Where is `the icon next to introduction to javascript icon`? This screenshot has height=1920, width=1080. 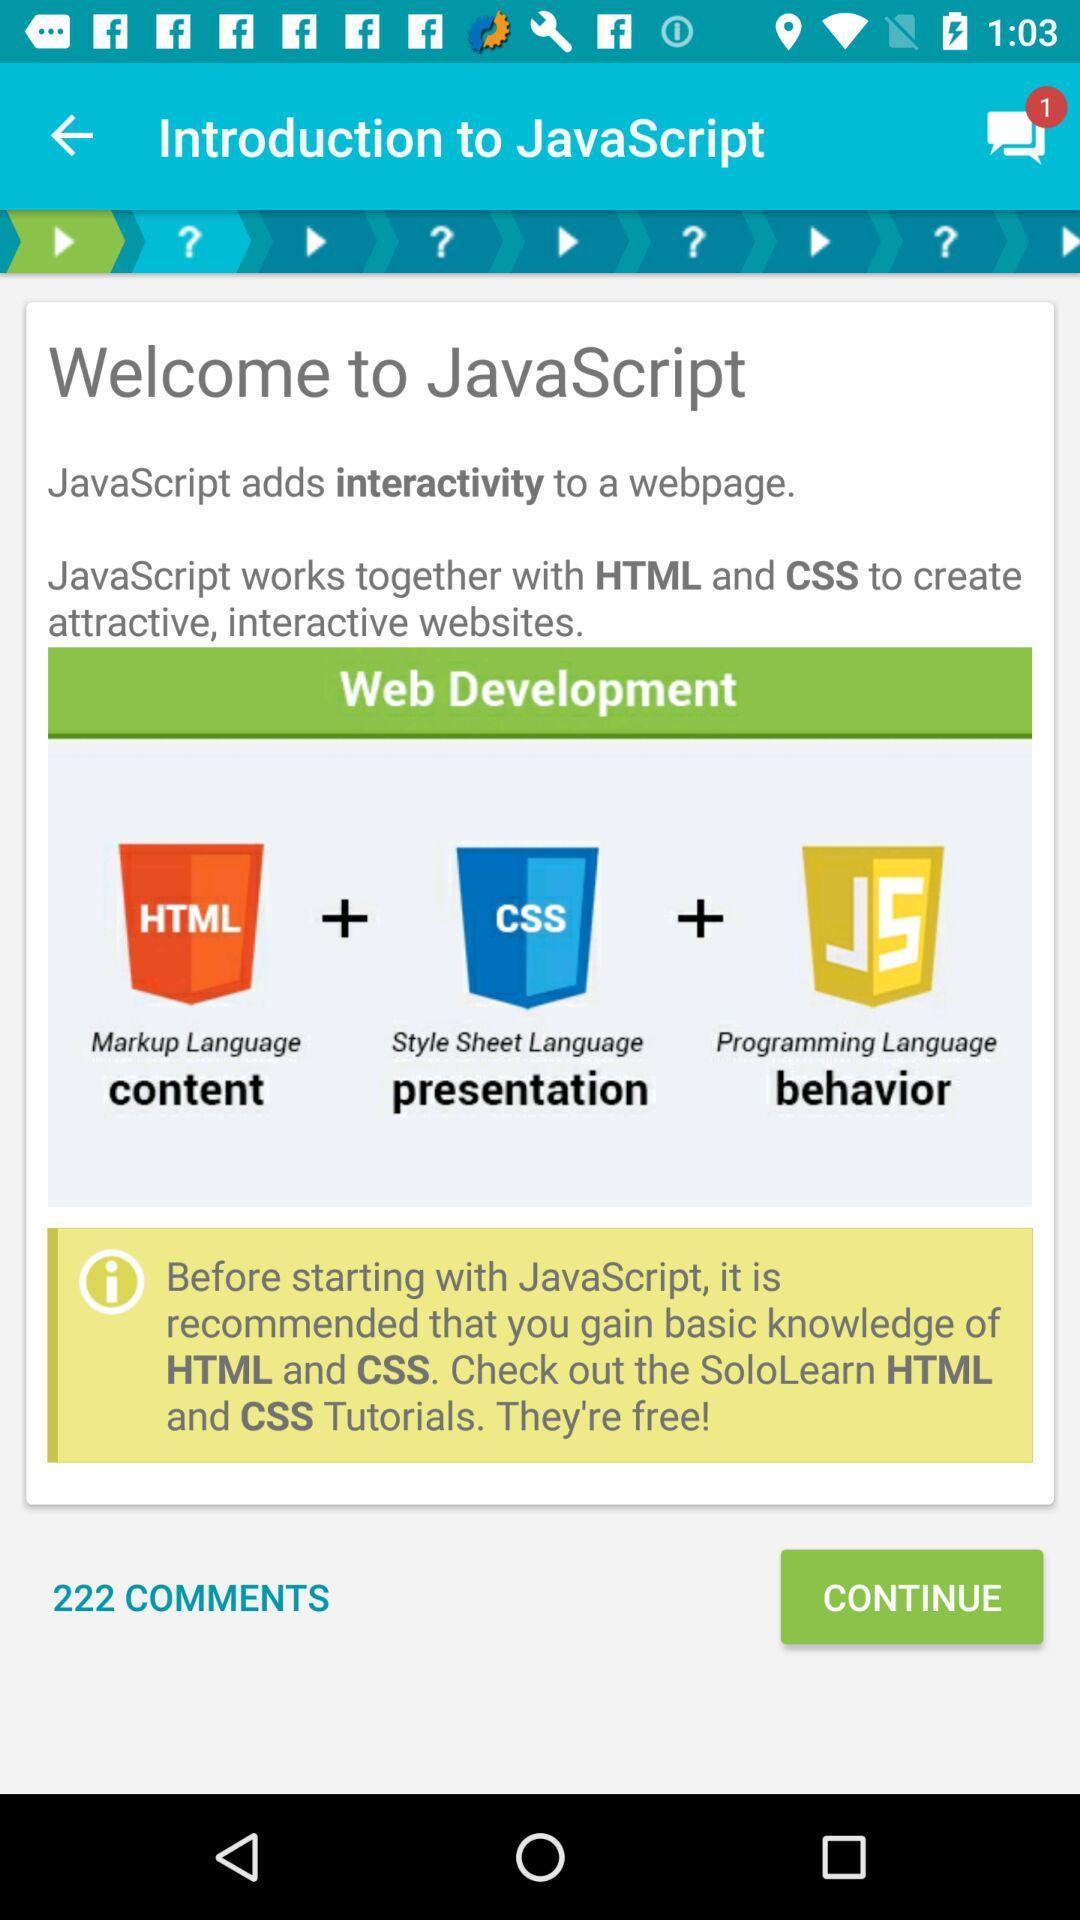 the icon next to introduction to javascript icon is located at coordinates (72, 135).